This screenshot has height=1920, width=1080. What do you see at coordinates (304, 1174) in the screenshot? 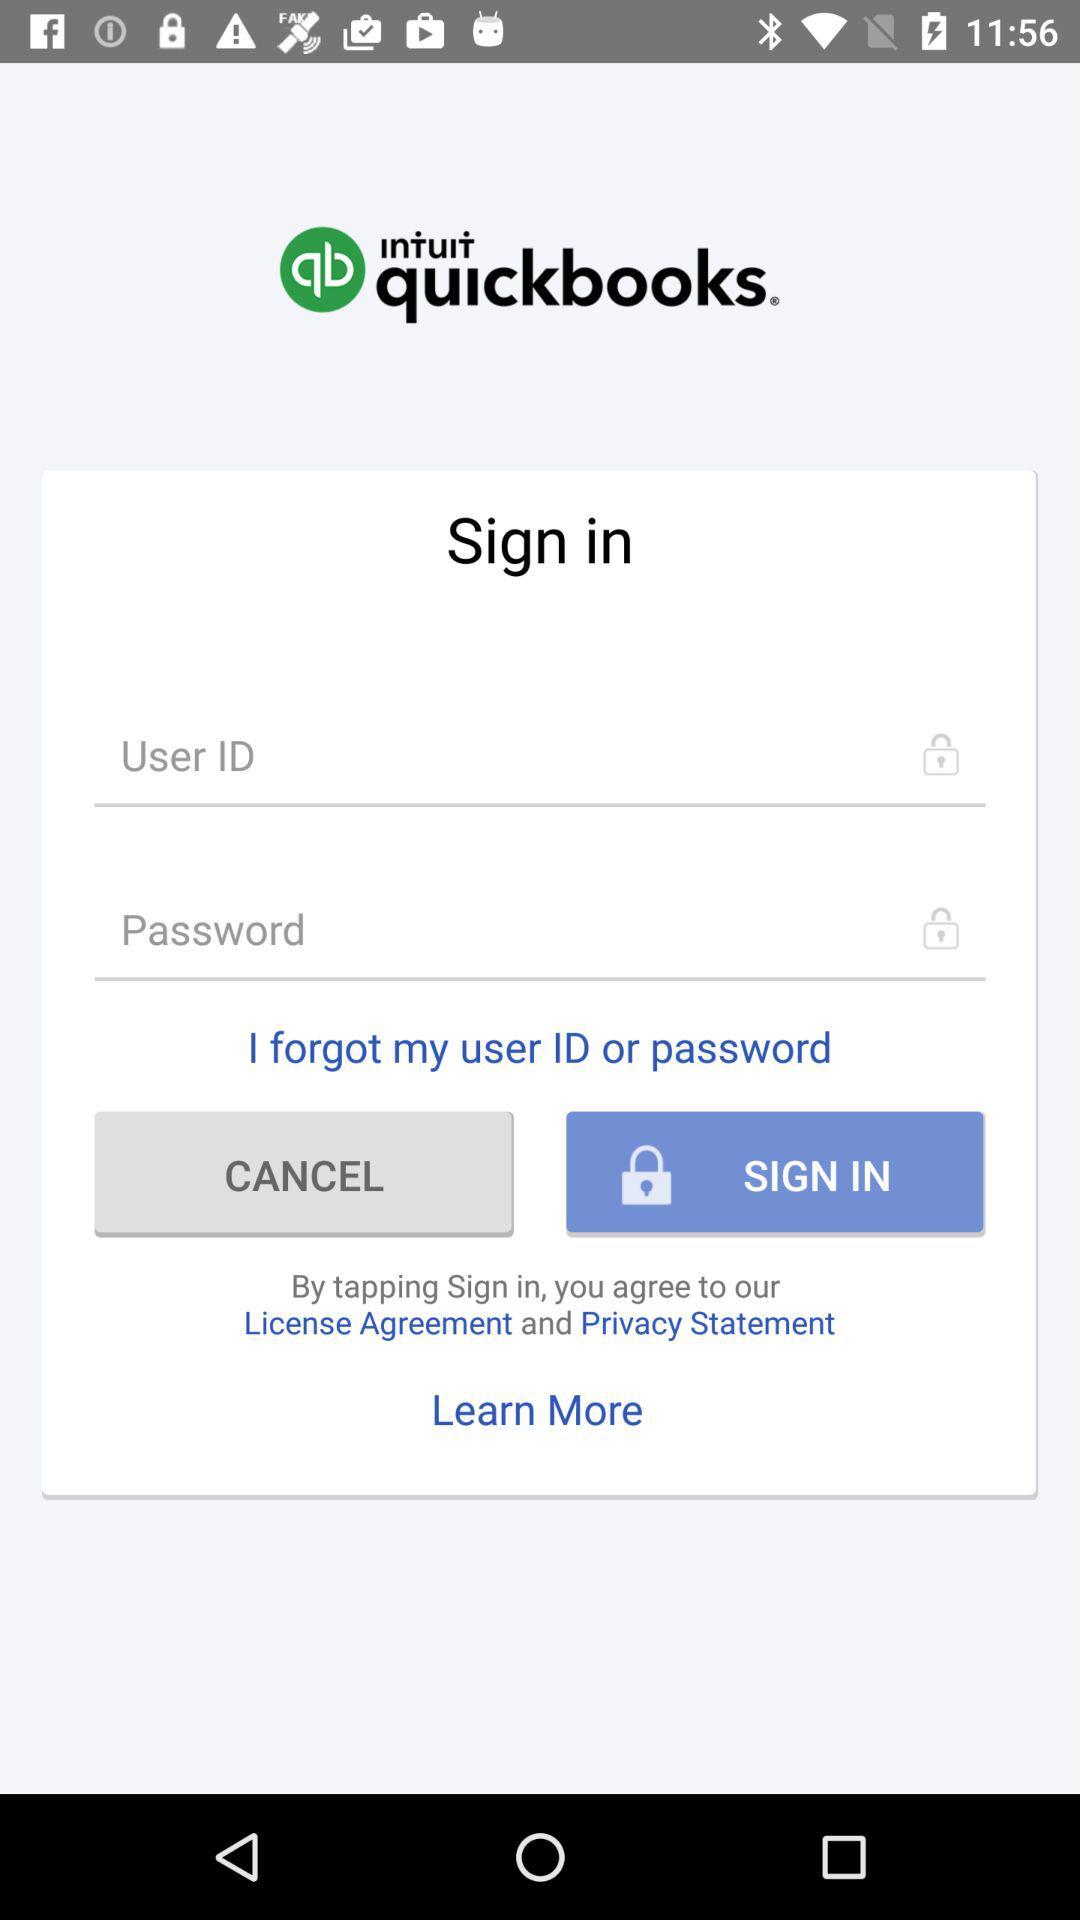
I see `the icon next to the sign in item` at bounding box center [304, 1174].